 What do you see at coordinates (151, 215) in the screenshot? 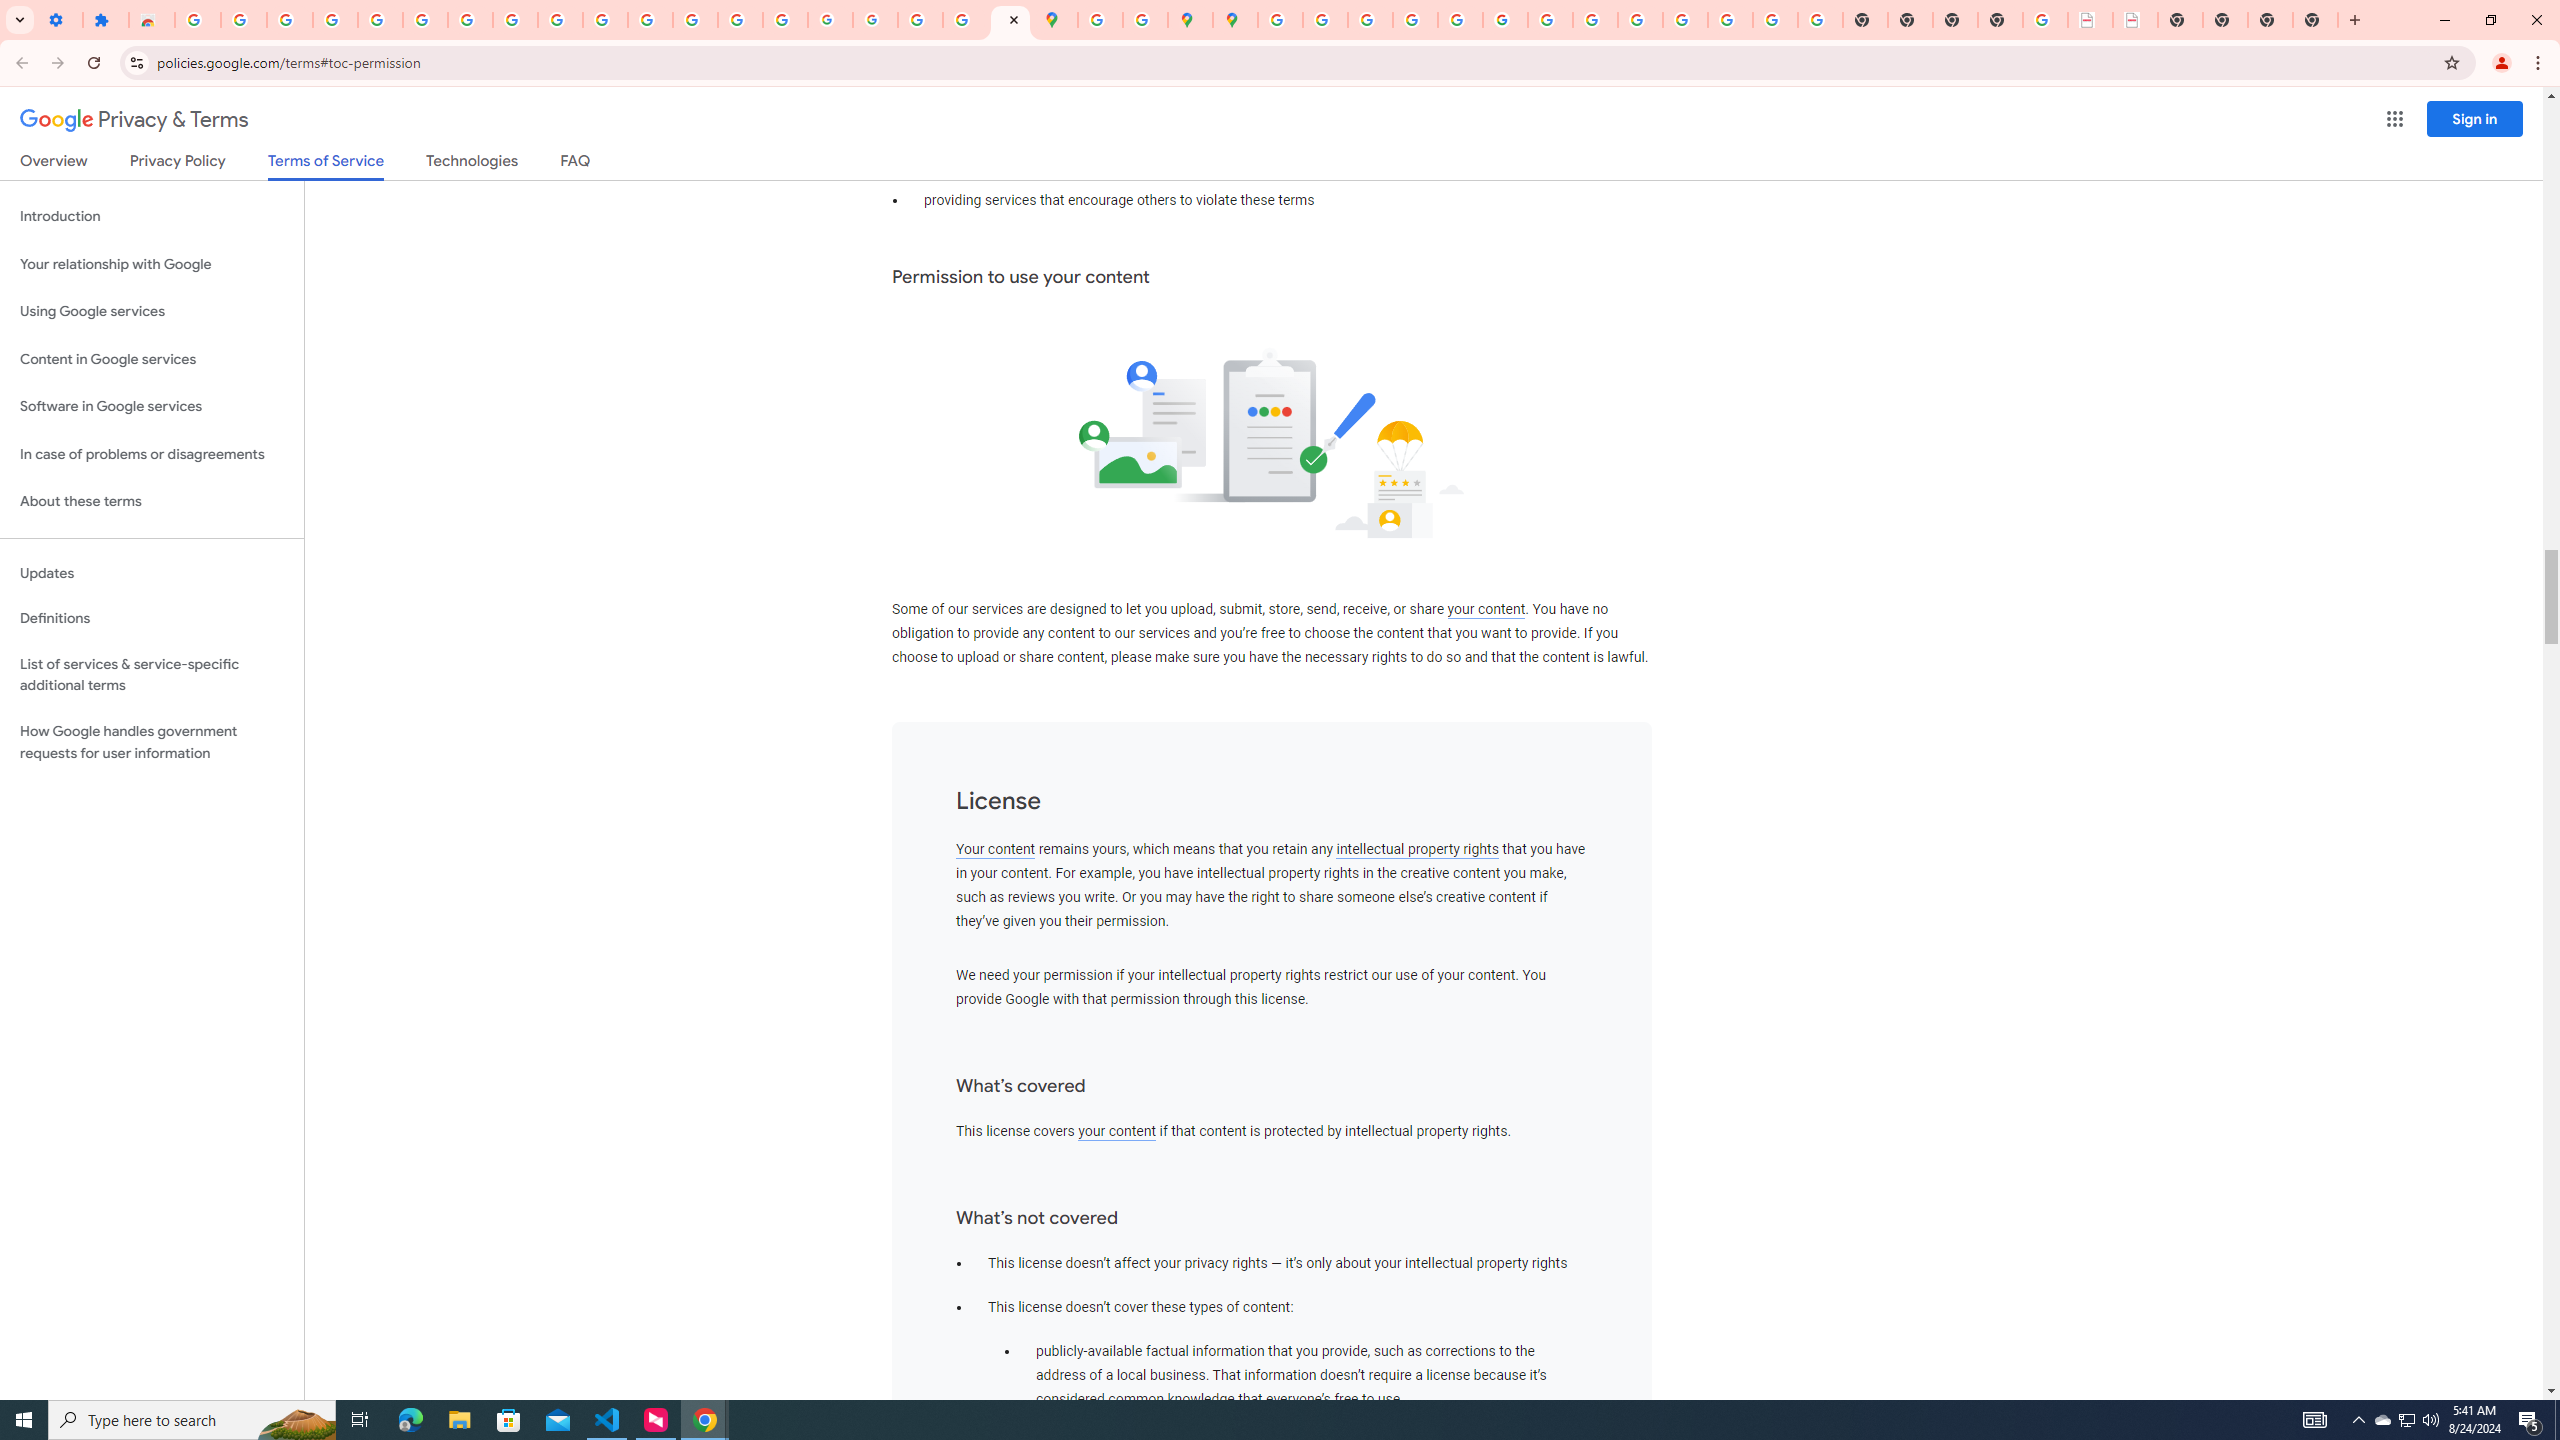
I see `'Introduction'` at bounding box center [151, 215].